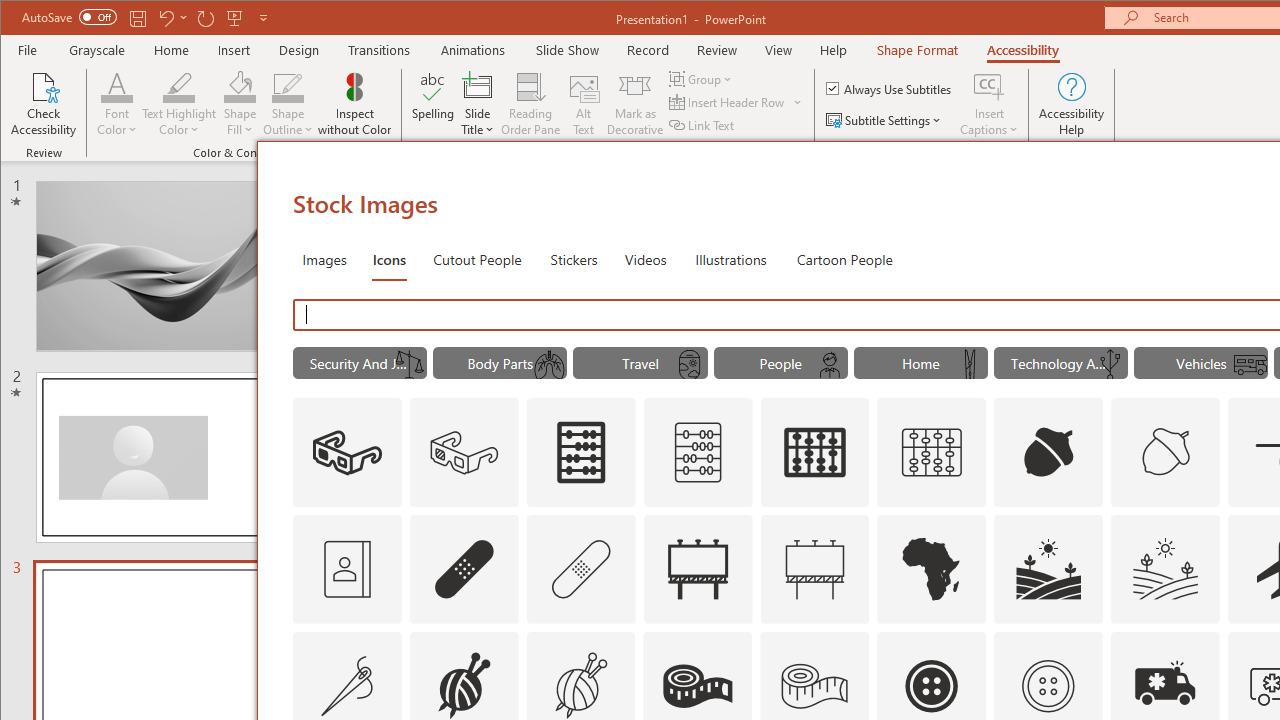 The width and height of the screenshot is (1280, 720). Describe the element at coordinates (549, 365) in the screenshot. I see `'AutomationID: Icons_Lungs_M'` at that location.